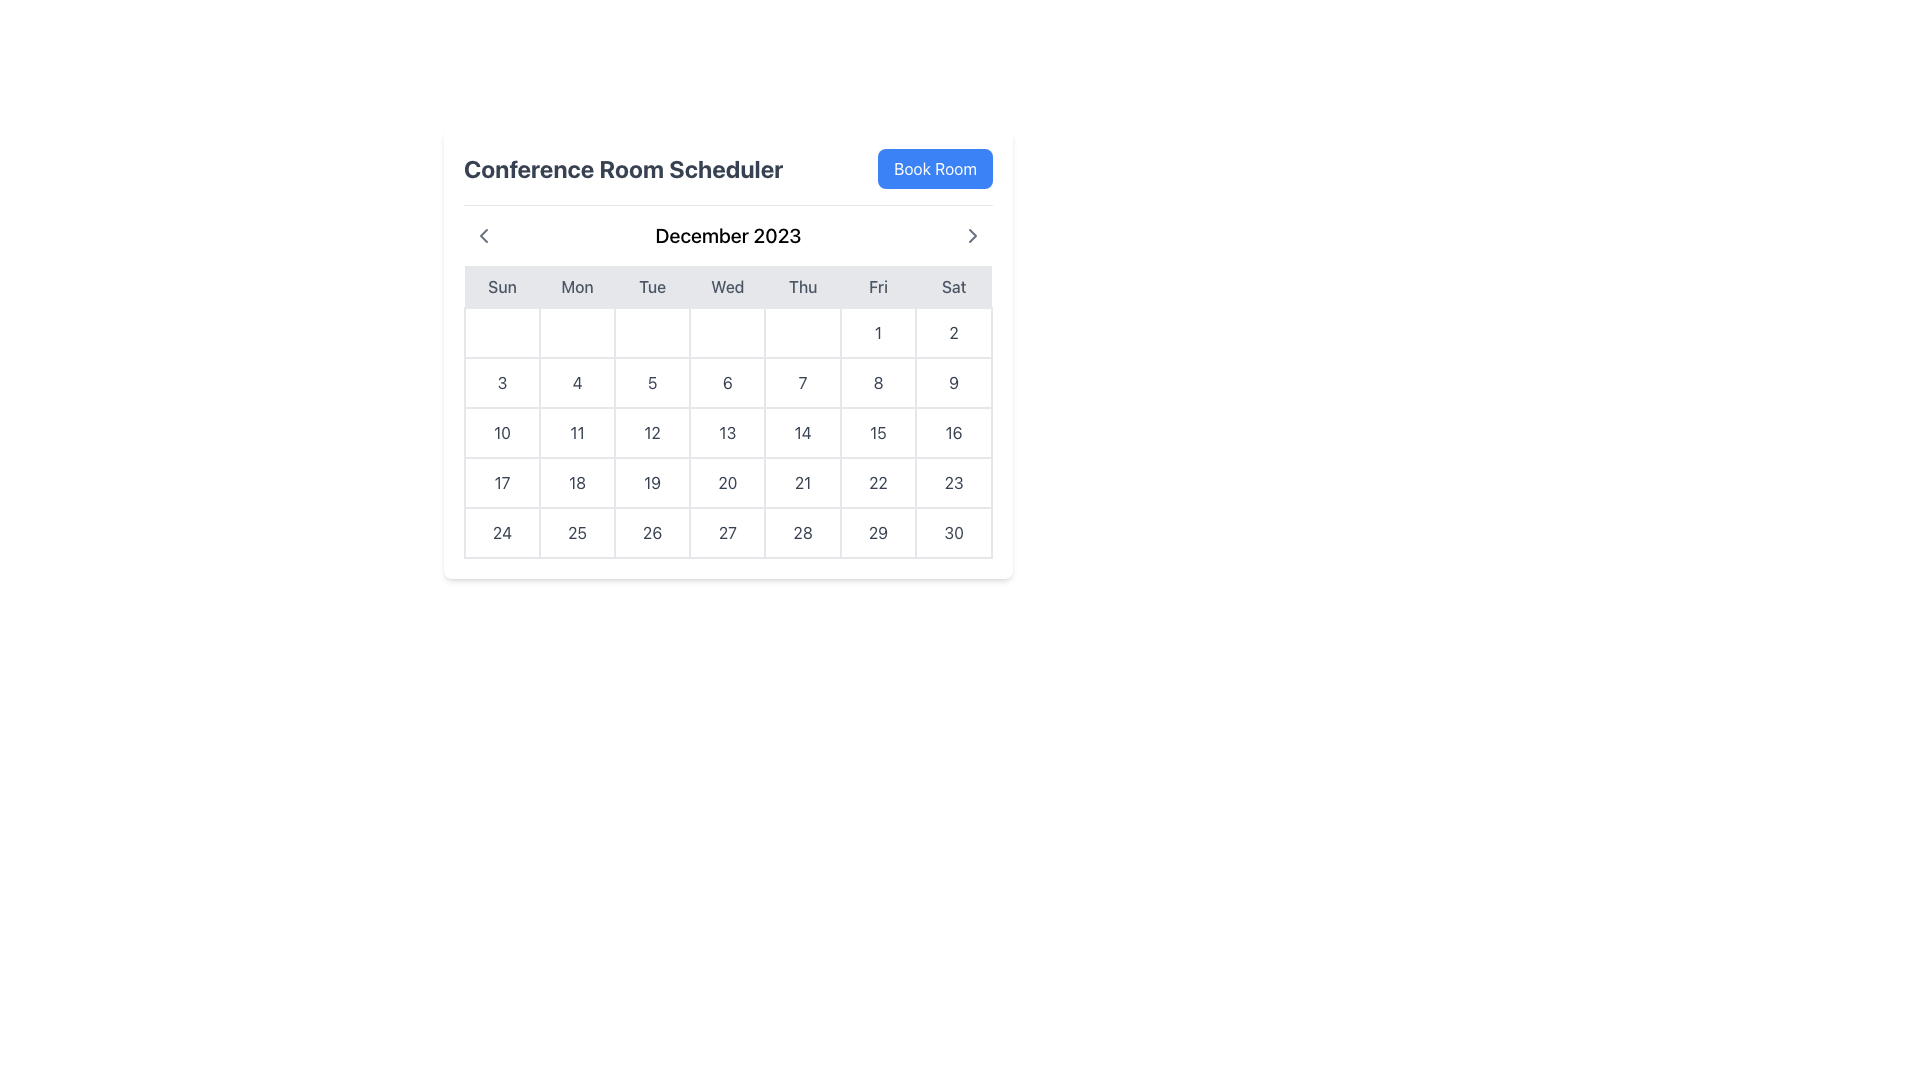 This screenshot has width=1920, height=1080. Describe the element at coordinates (727, 382) in the screenshot. I see `the calendar date cell representing the date 6 in the fourth column of the second row` at that location.